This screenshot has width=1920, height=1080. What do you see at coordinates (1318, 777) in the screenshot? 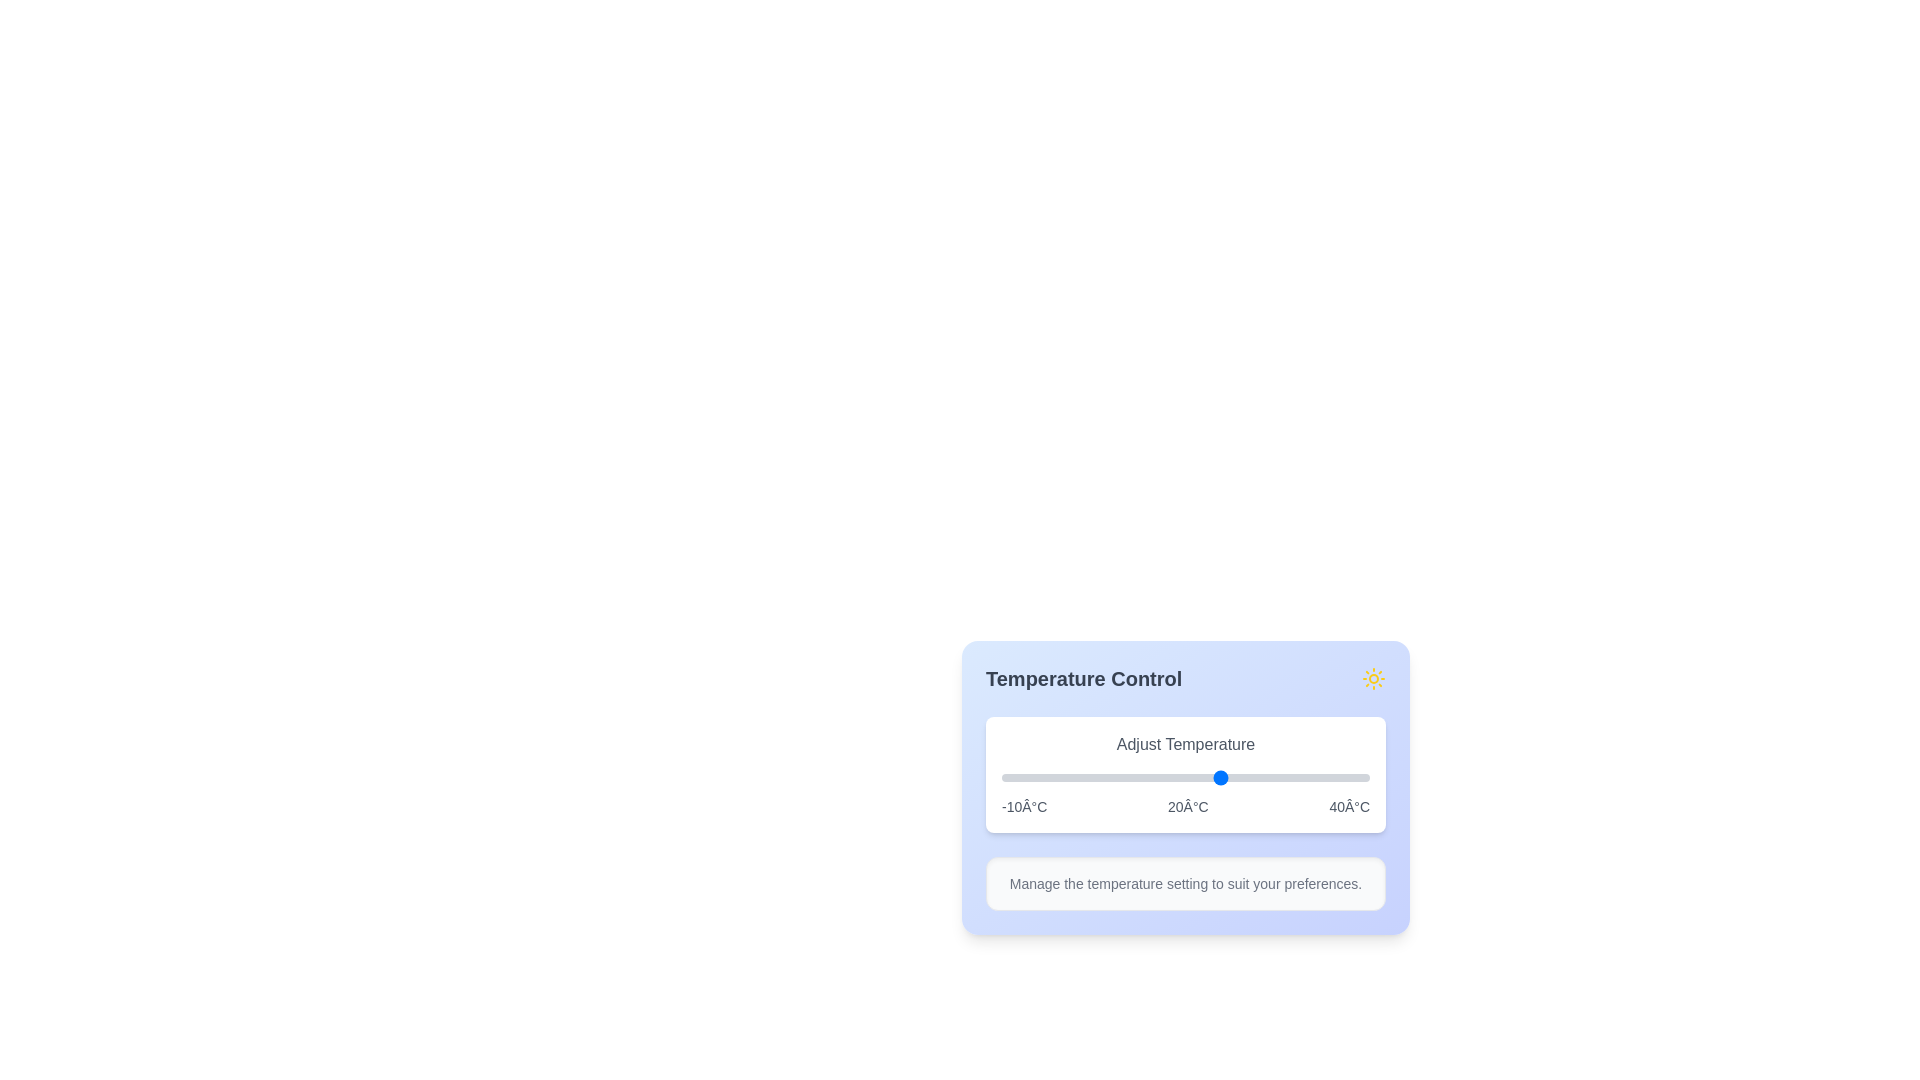
I see `the slider to set the temperature to 33°C` at bounding box center [1318, 777].